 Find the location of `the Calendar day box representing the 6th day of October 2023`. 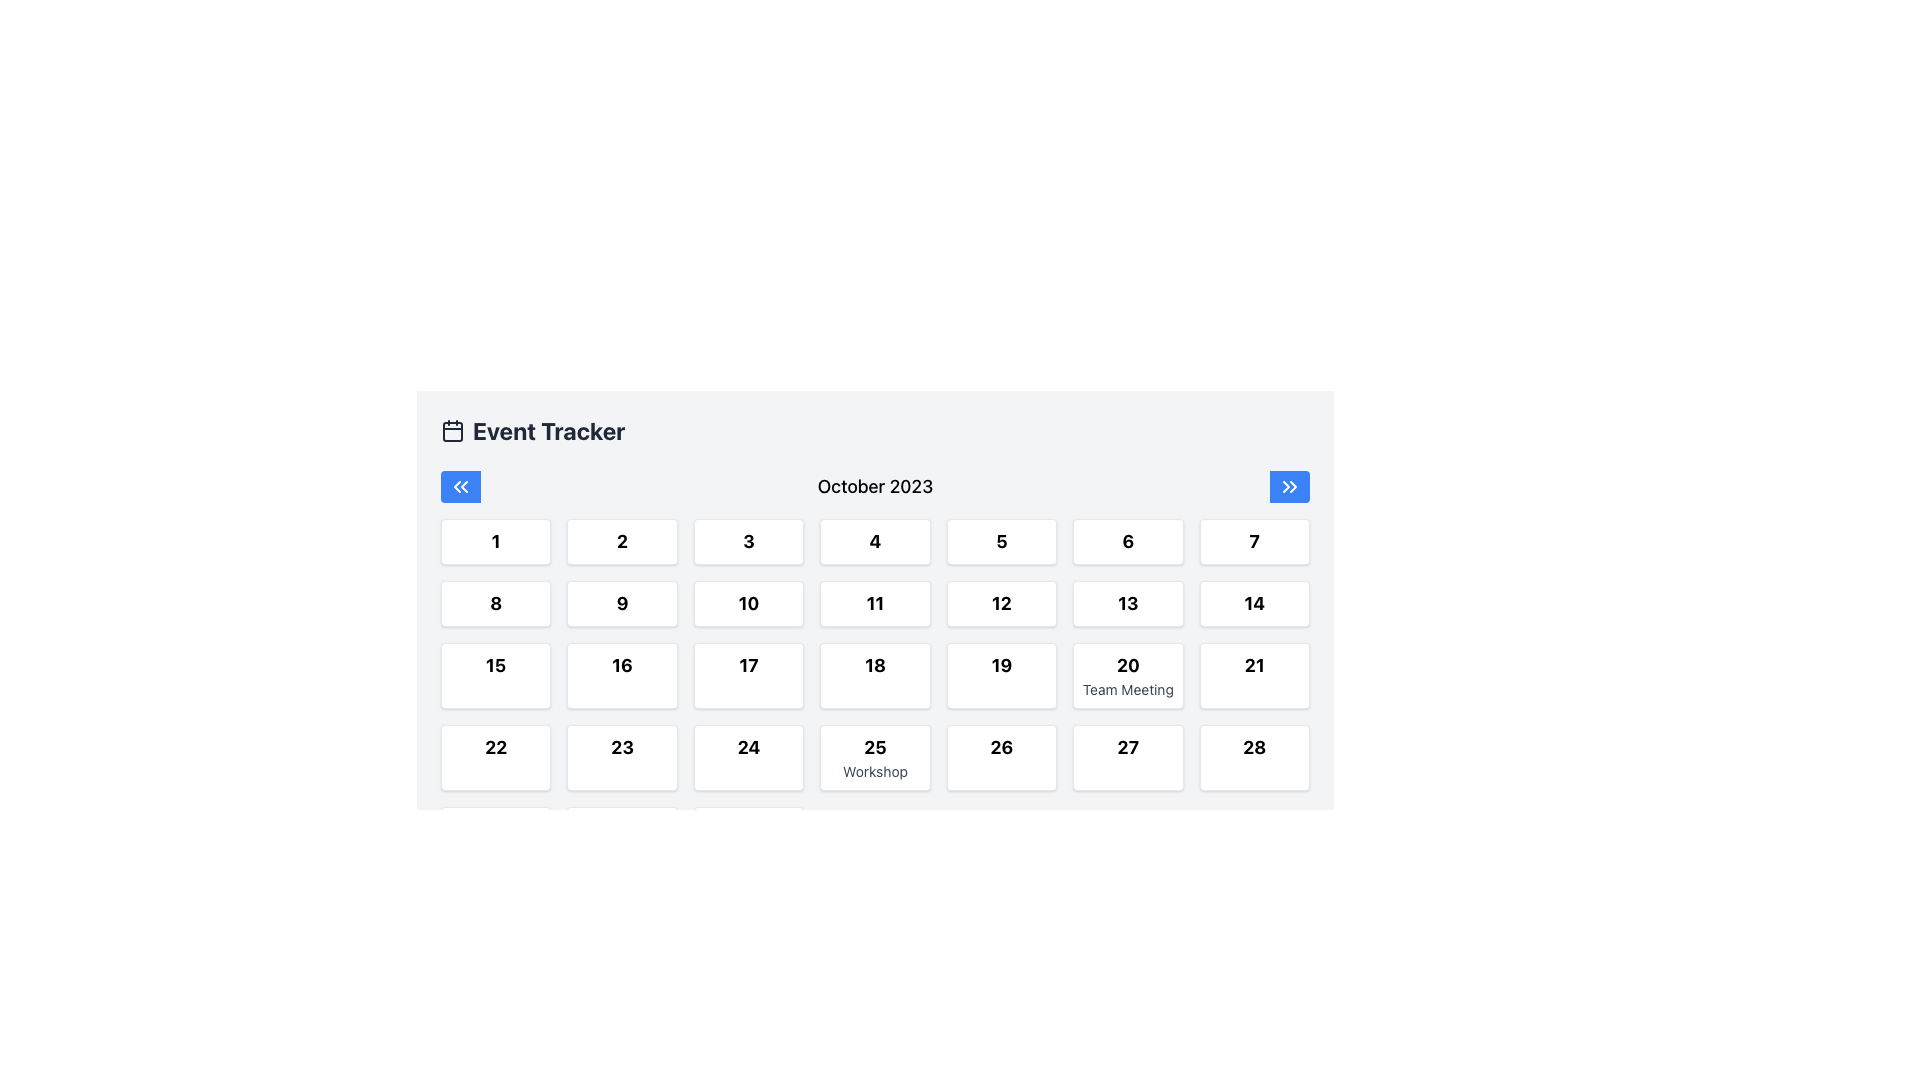

the Calendar day box representing the 6th day of October 2023 is located at coordinates (1128, 542).